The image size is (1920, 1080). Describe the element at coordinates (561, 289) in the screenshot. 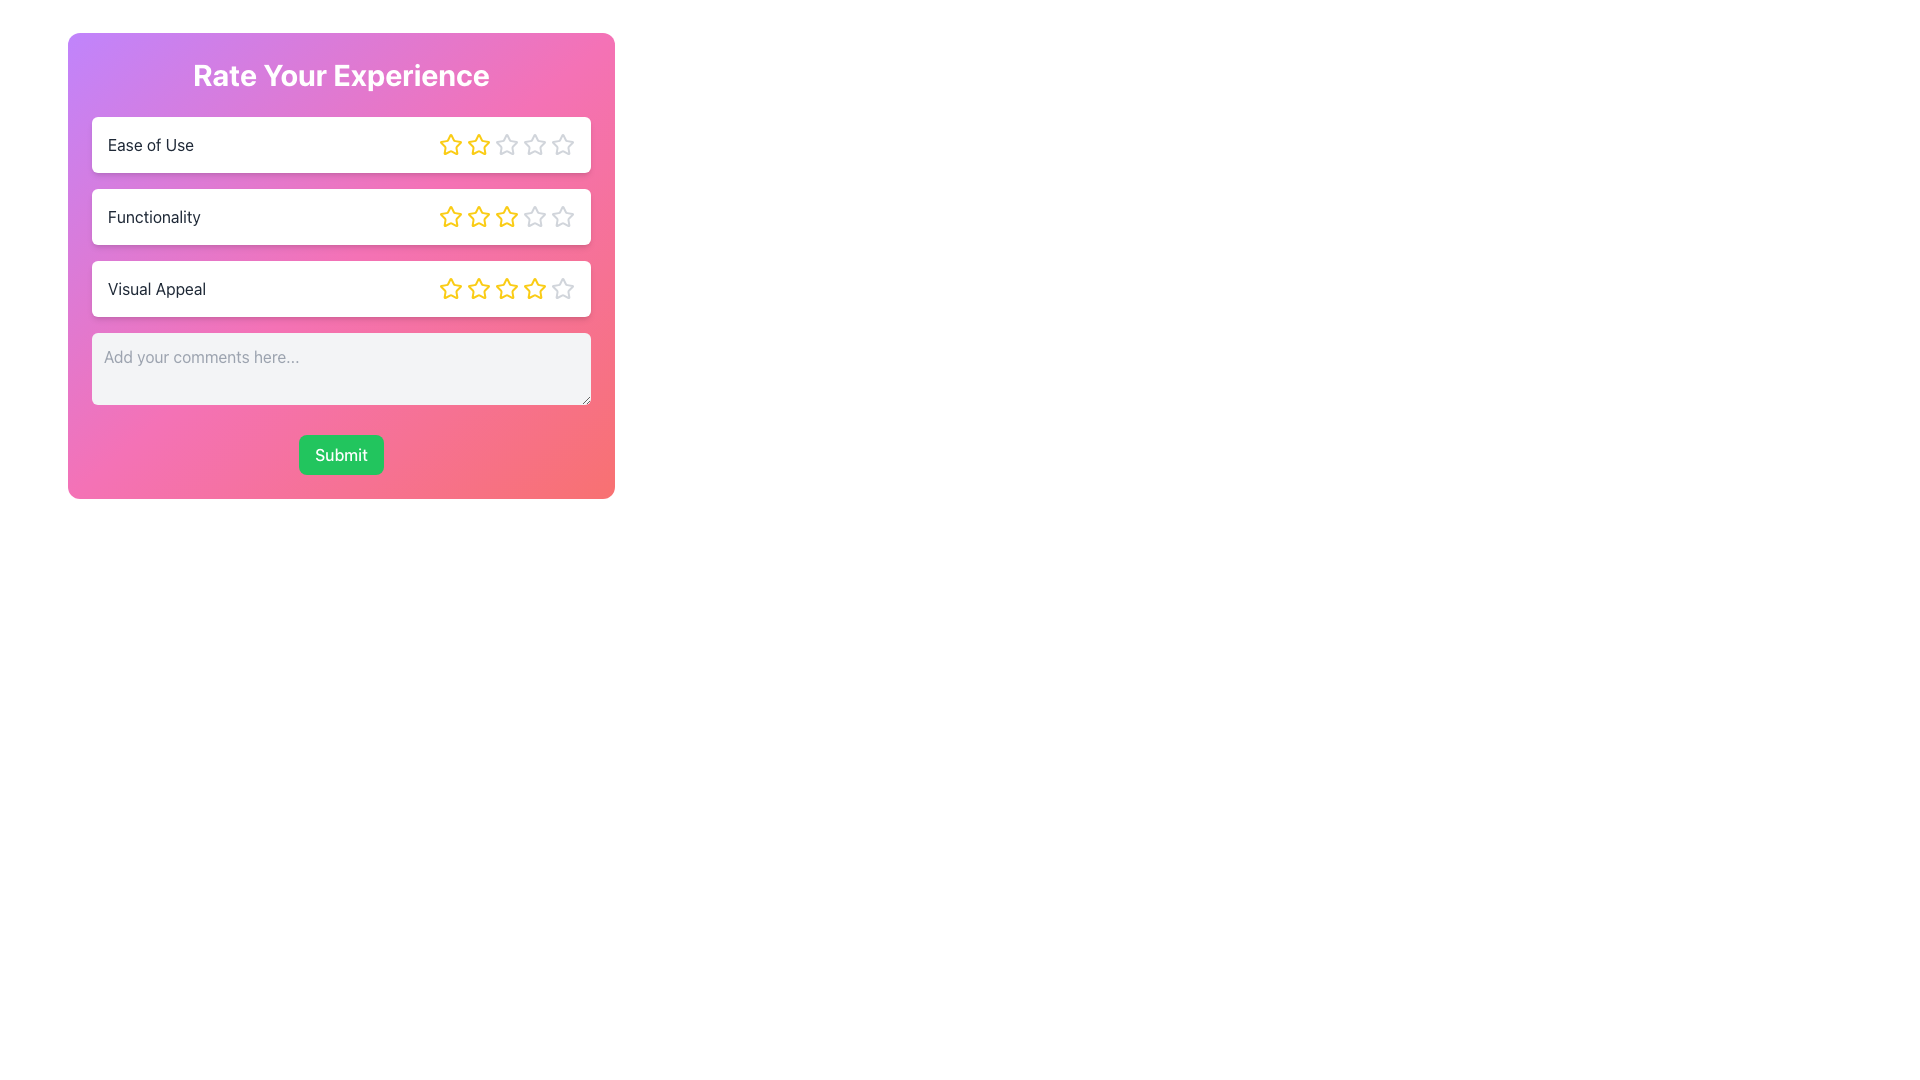

I see `the fifth star icon in the 'Visual Appeal' rating row` at that location.